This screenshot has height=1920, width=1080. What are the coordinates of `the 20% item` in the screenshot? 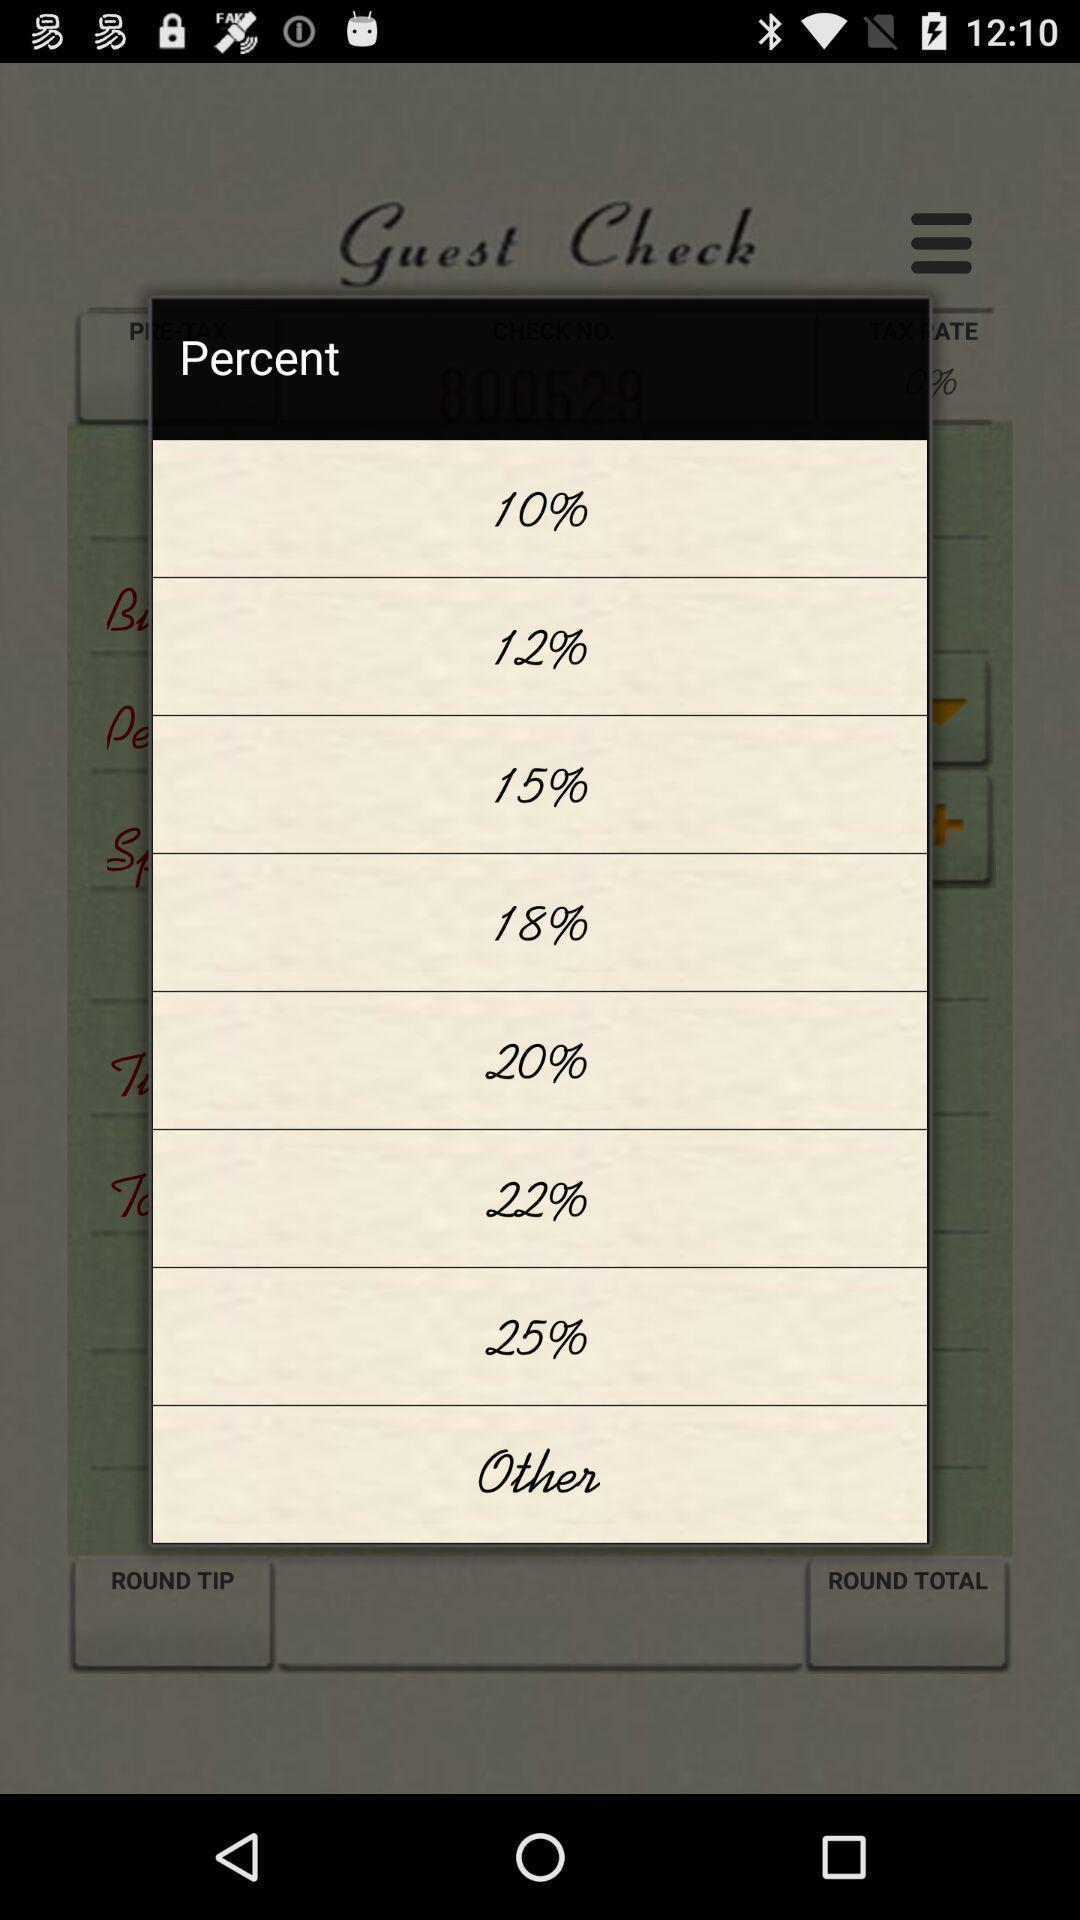 It's located at (540, 1059).